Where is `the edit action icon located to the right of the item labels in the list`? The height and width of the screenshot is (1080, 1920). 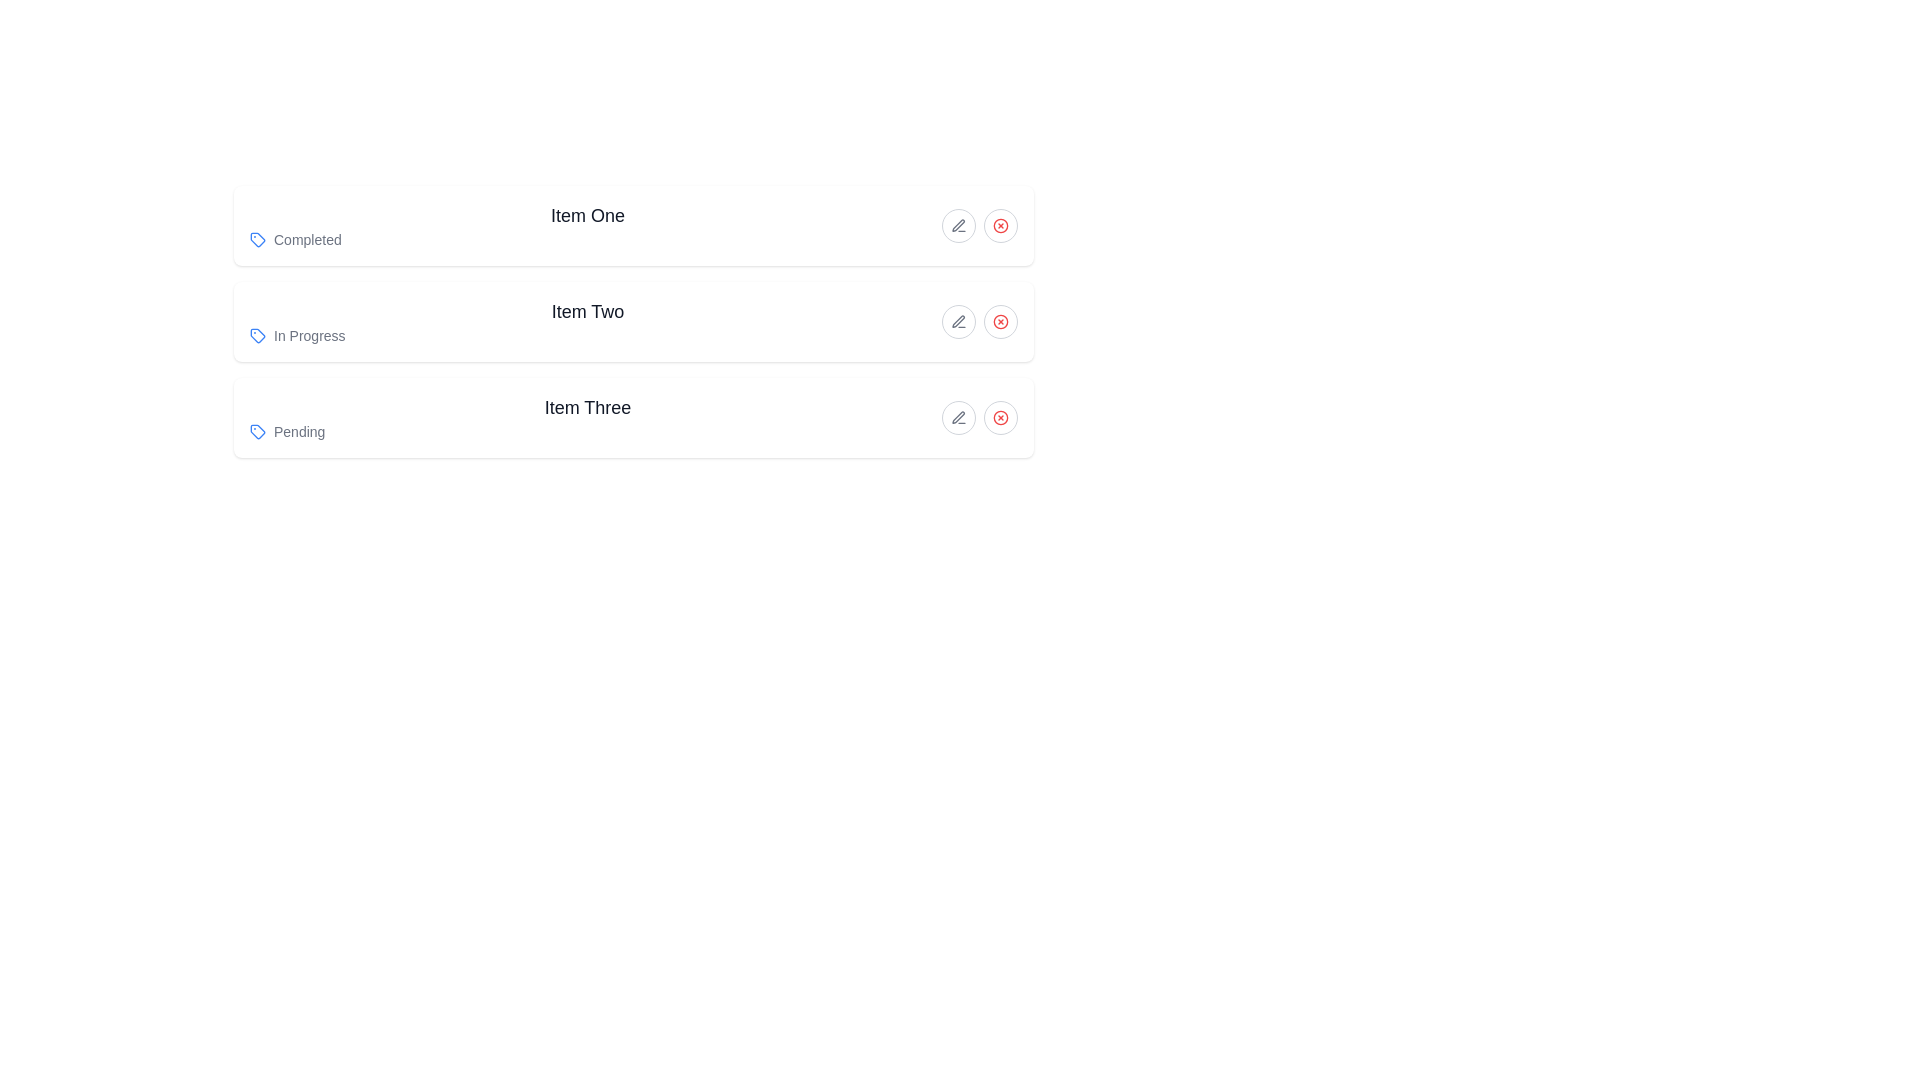 the edit action icon located to the right of the item labels in the list is located at coordinates (958, 320).